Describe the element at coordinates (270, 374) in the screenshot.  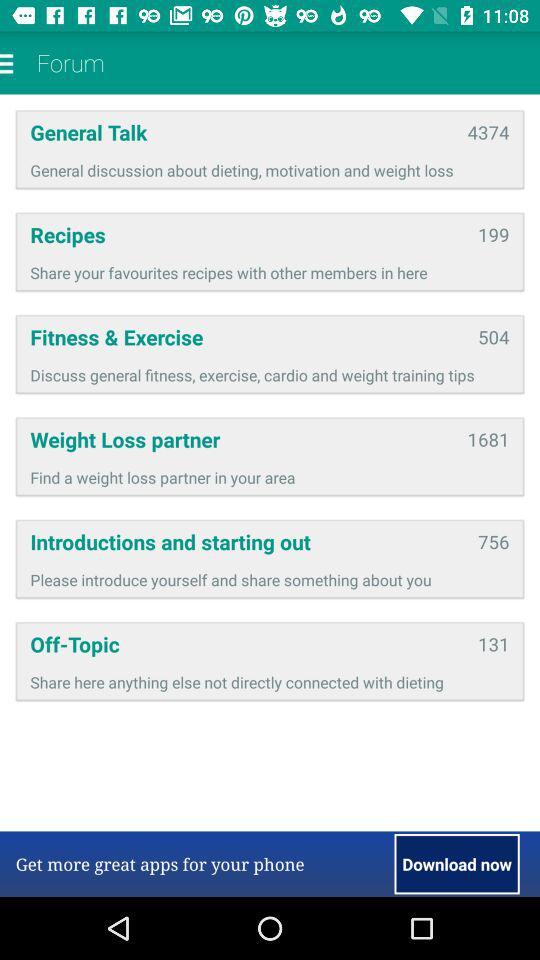
I see `discuss general fitness` at that location.